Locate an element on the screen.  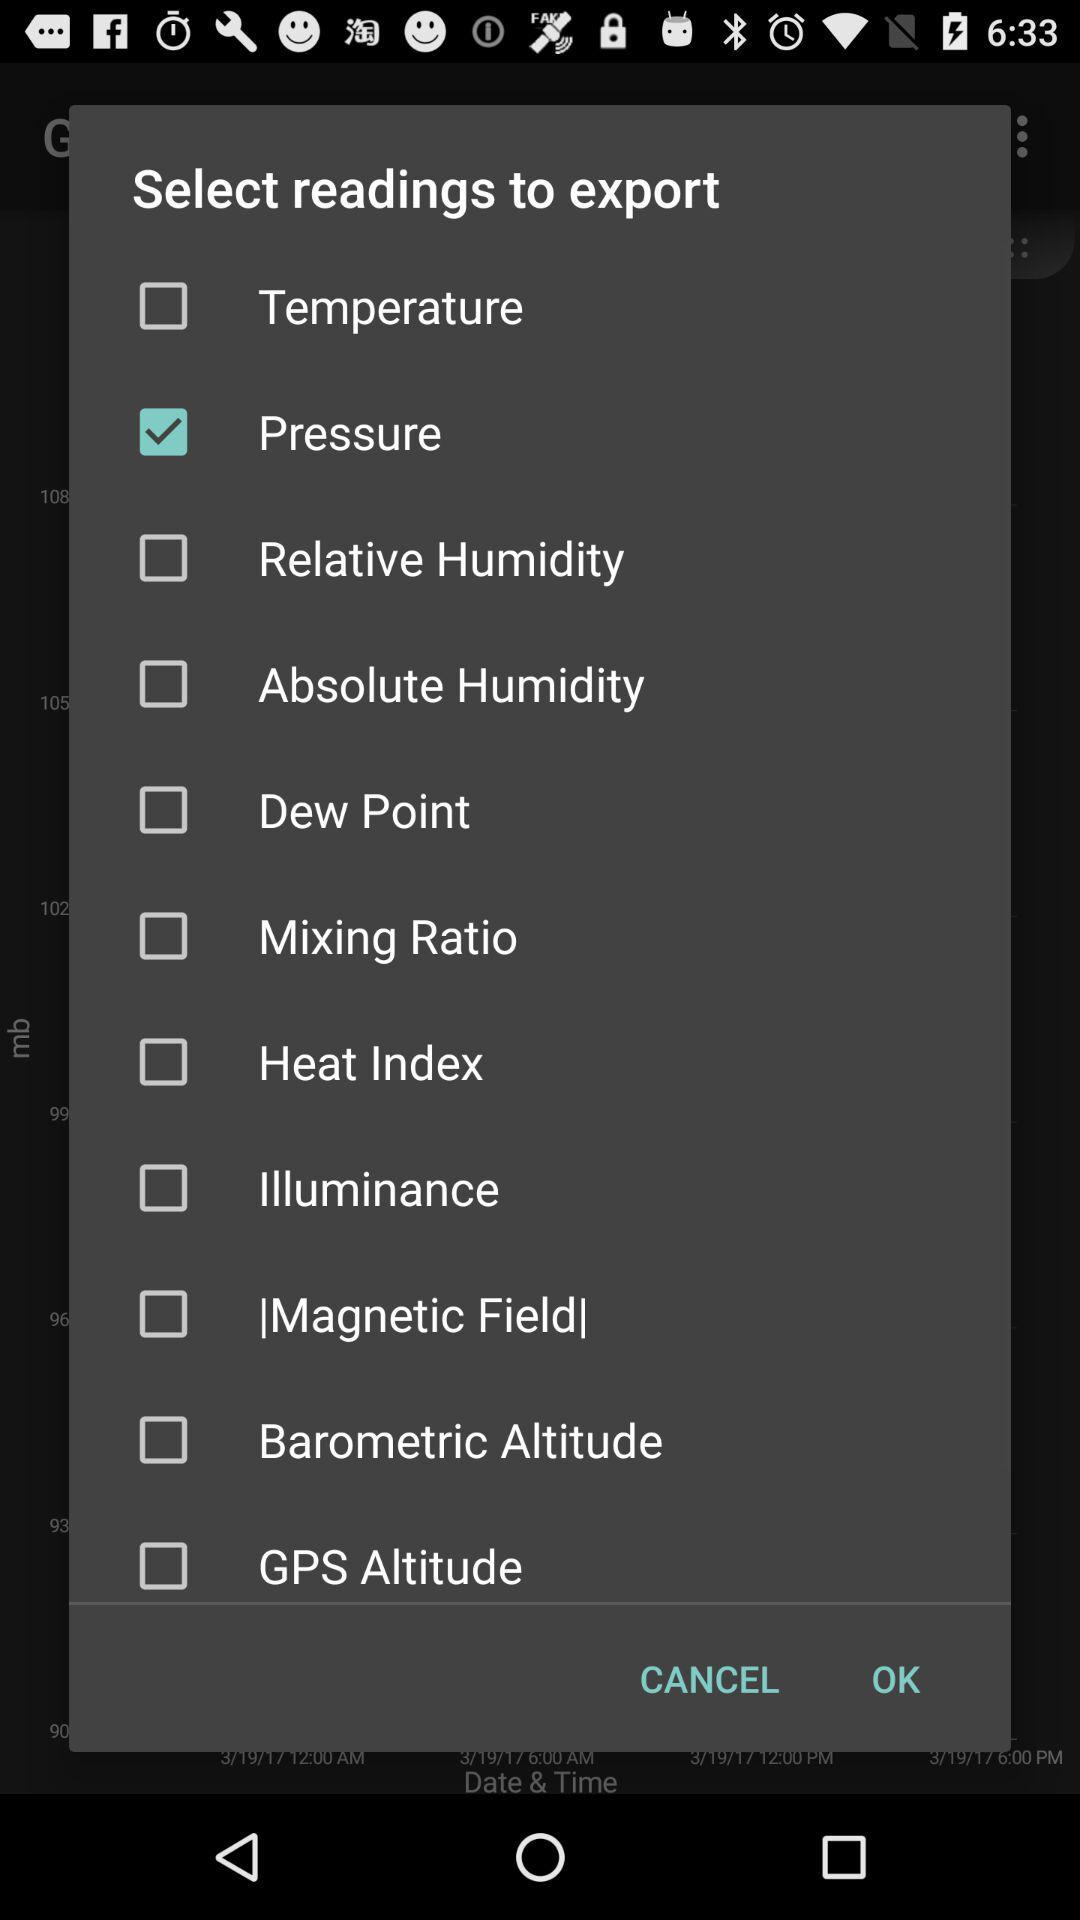
item below gps altitude checkbox is located at coordinates (708, 1678).